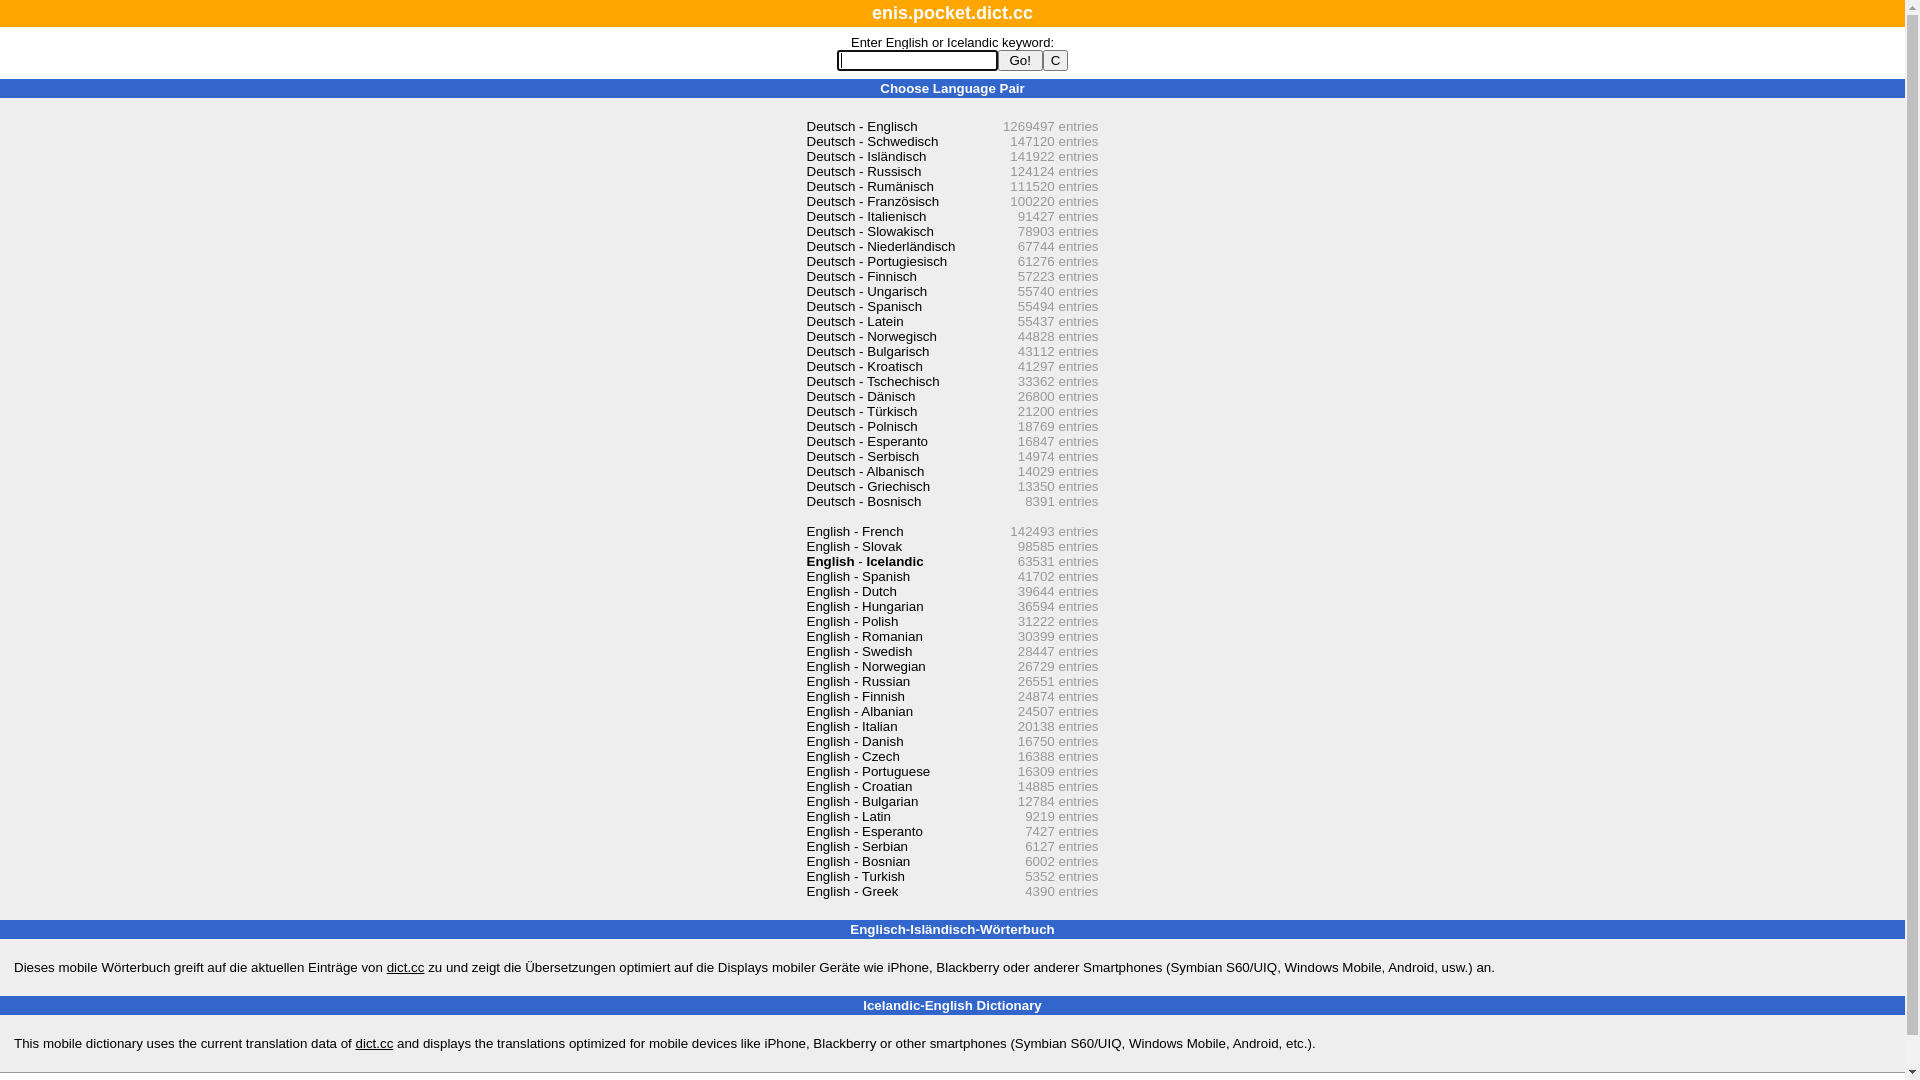 The width and height of the screenshot is (1920, 1080). Describe the element at coordinates (862, 456) in the screenshot. I see `'Deutsch - Serbisch'` at that location.